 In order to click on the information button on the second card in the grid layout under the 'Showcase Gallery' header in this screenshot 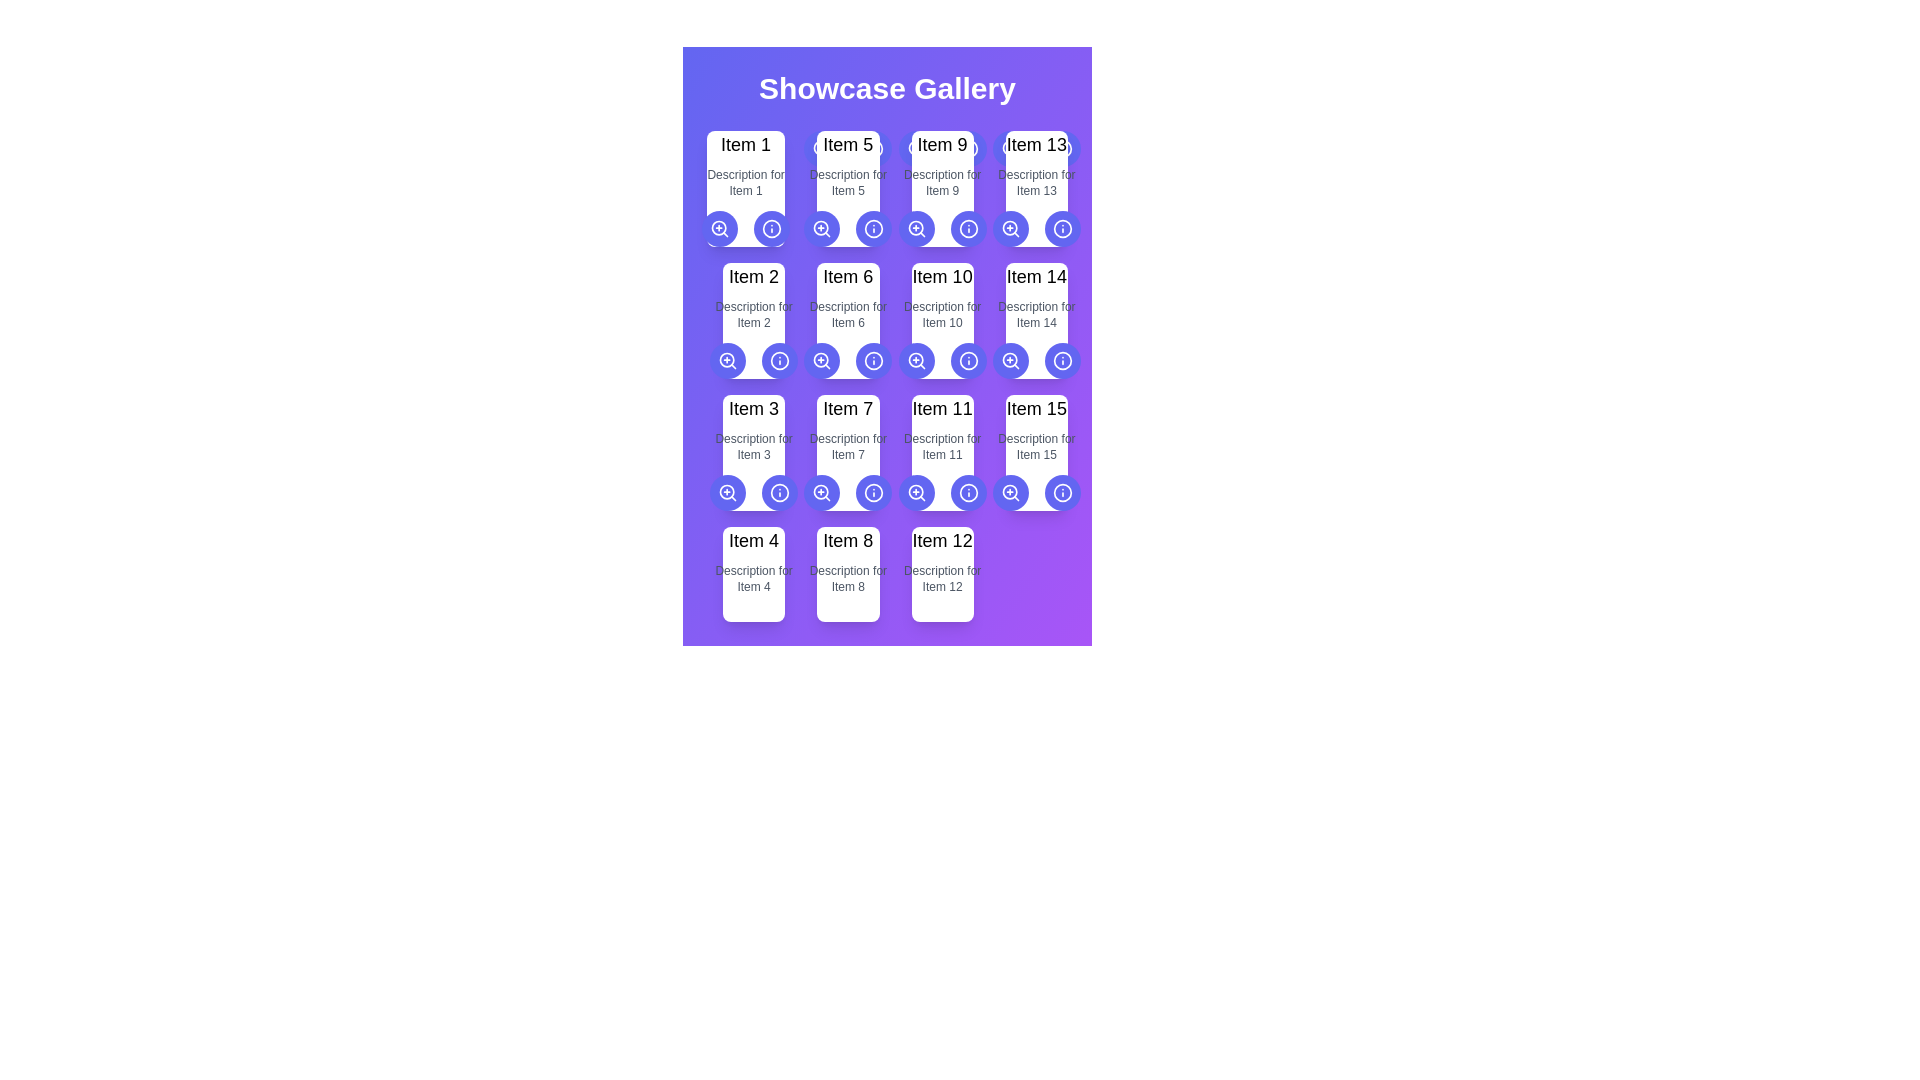, I will do `click(753, 319)`.